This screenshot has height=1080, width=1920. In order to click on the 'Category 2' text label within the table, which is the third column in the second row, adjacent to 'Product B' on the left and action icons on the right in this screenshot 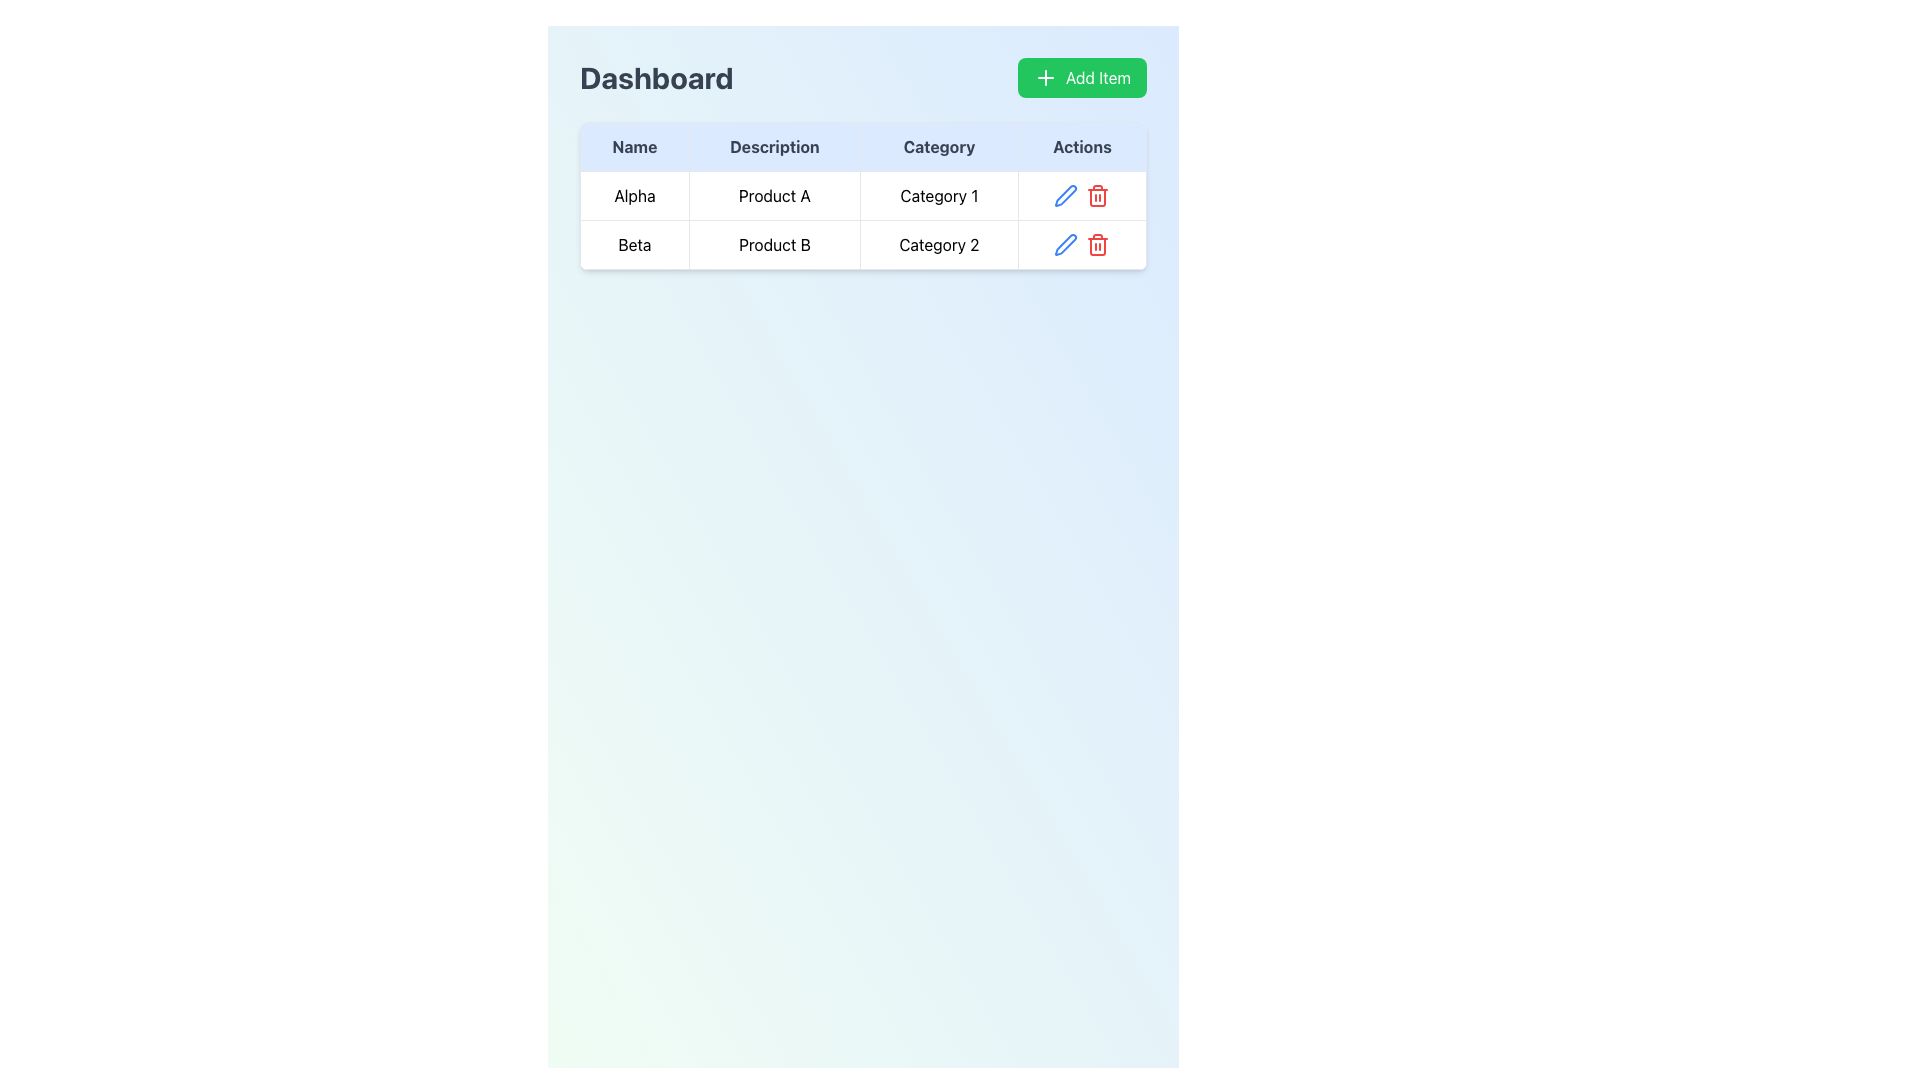, I will do `click(938, 244)`.